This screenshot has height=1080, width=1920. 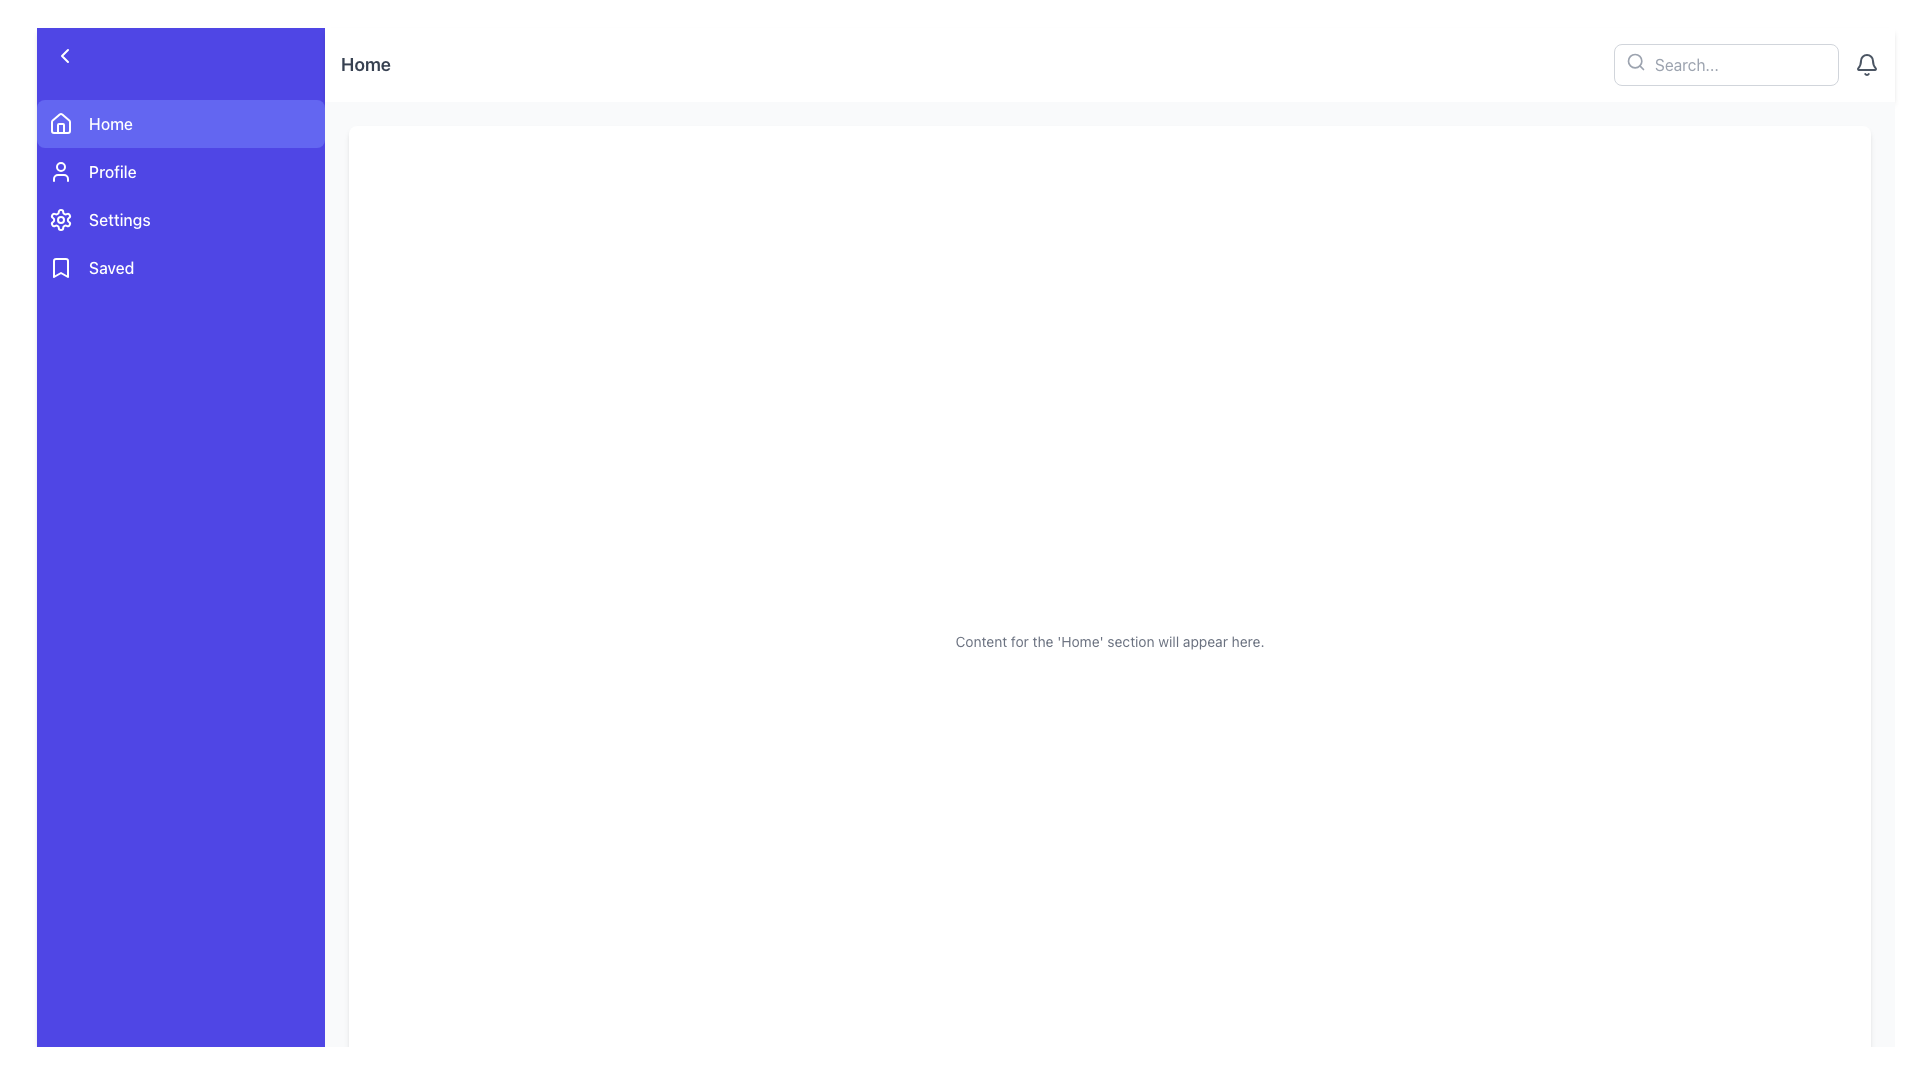 I want to click on the circular SVG element that is styled as a solid circle within the magnifying glass icon, located to the left of the search bar in the top-right area of the interface, so click(x=1635, y=60).